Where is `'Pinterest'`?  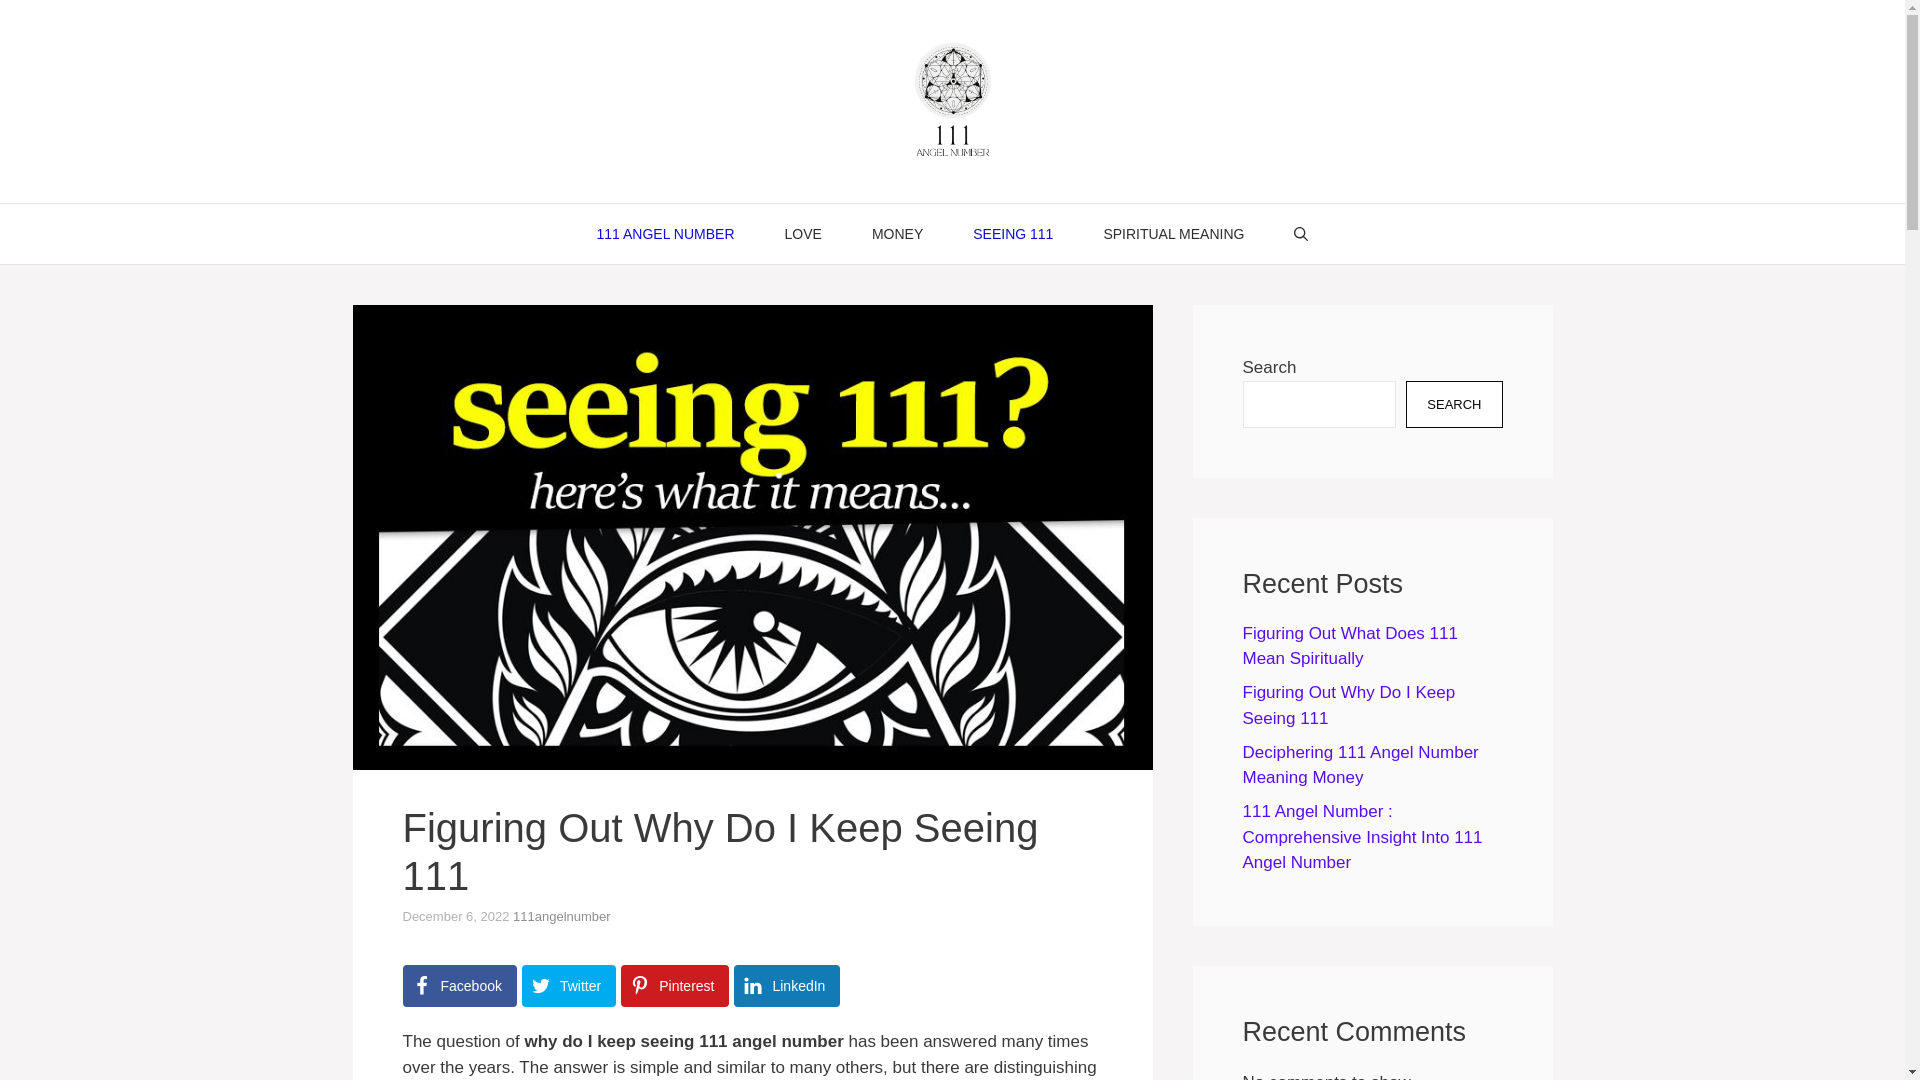 'Pinterest' is located at coordinates (675, 985).